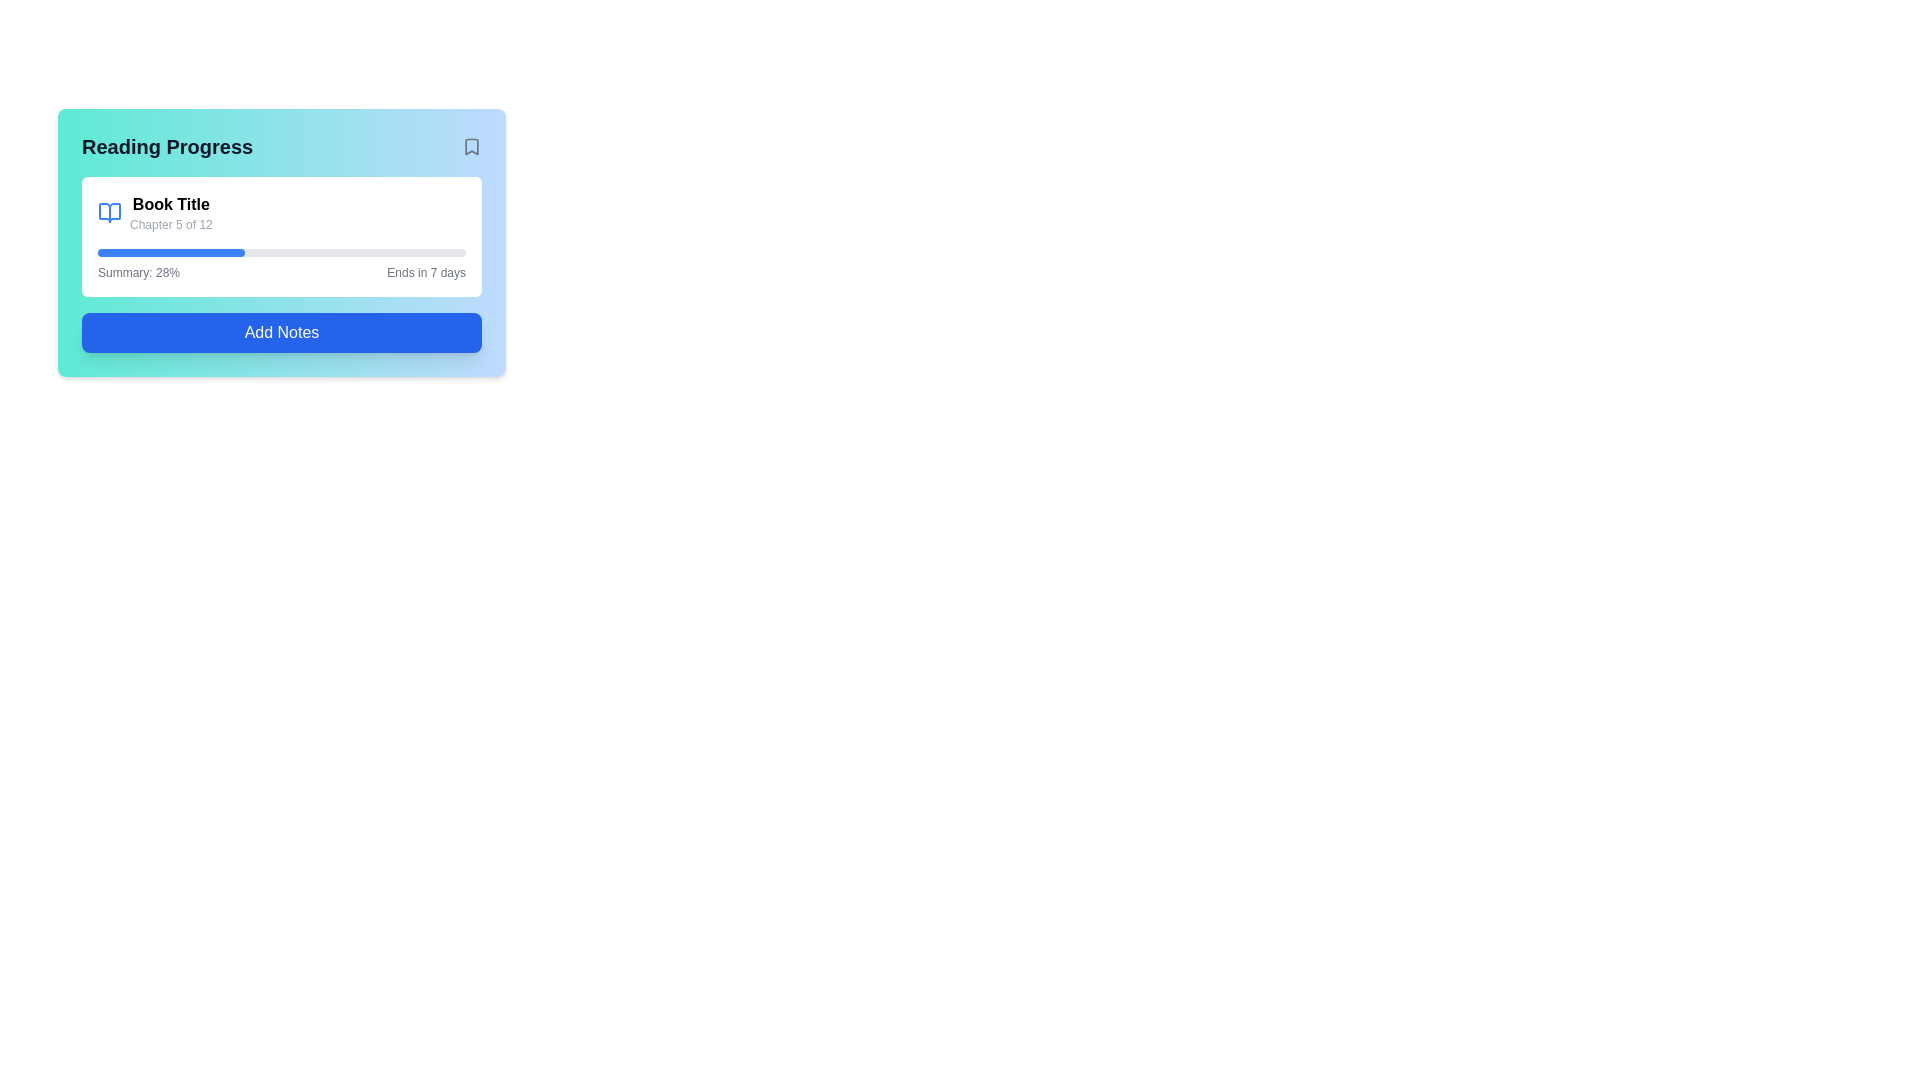  What do you see at coordinates (171, 224) in the screenshot?
I see `the text display showing 'Chapter 5 of 12', which is styled in gray and positioned below the 'Book Title' in the 'Reading Progress' card UI` at bounding box center [171, 224].